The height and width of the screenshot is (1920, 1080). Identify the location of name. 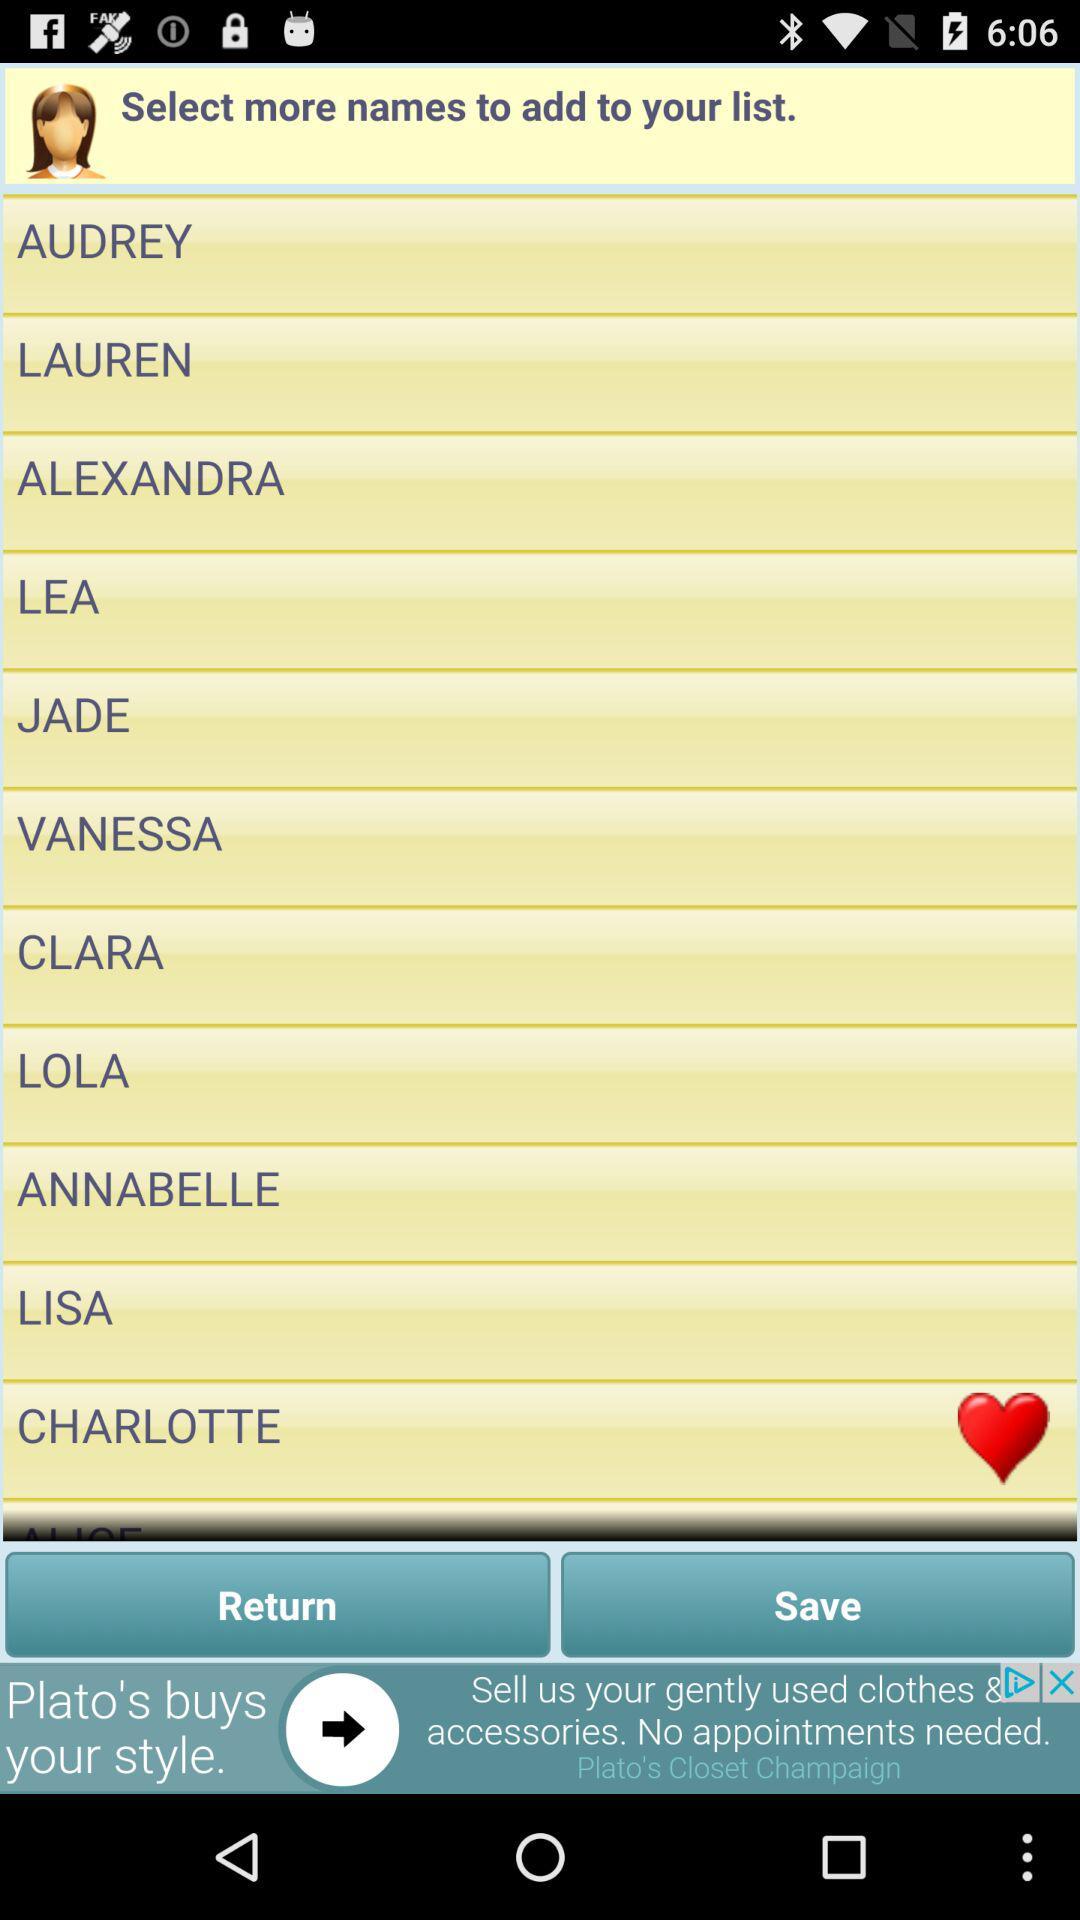
(1003, 490).